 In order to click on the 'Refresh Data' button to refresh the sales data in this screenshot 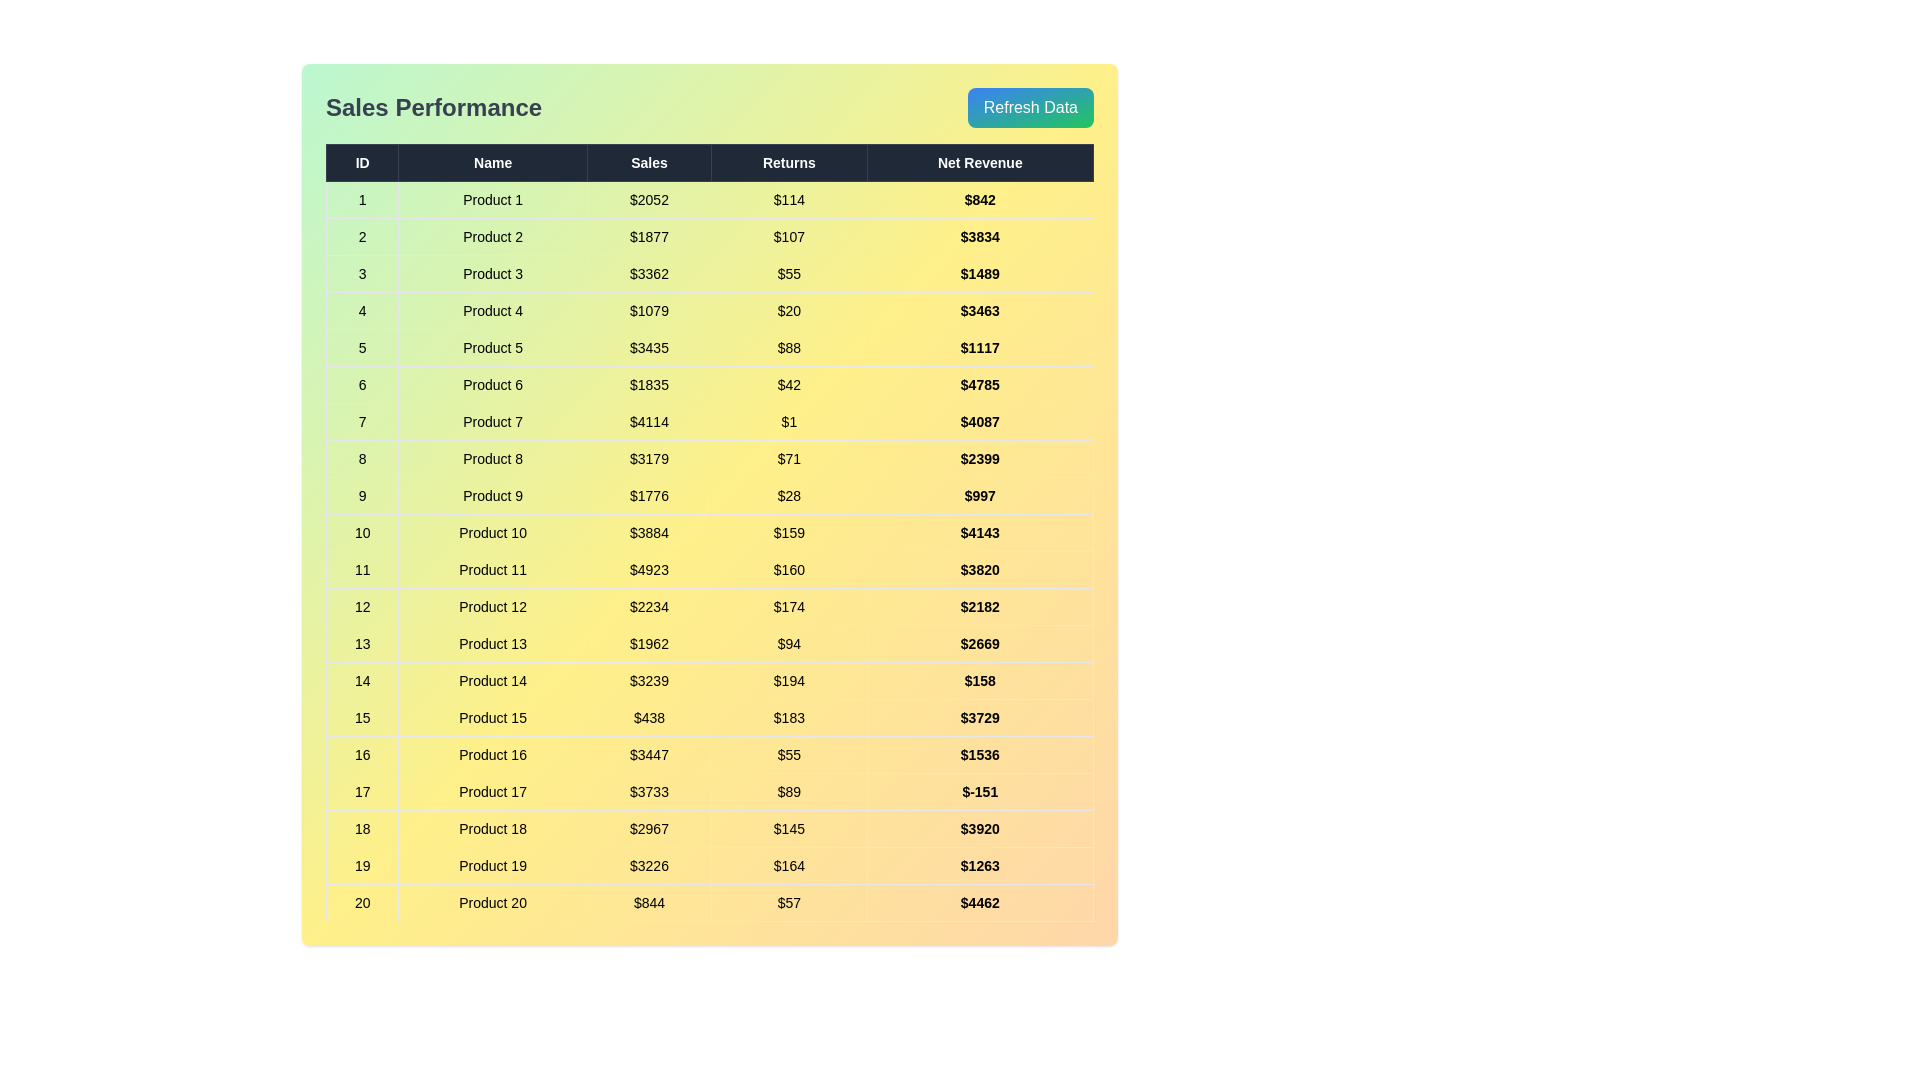, I will do `click(1030, 108)`.